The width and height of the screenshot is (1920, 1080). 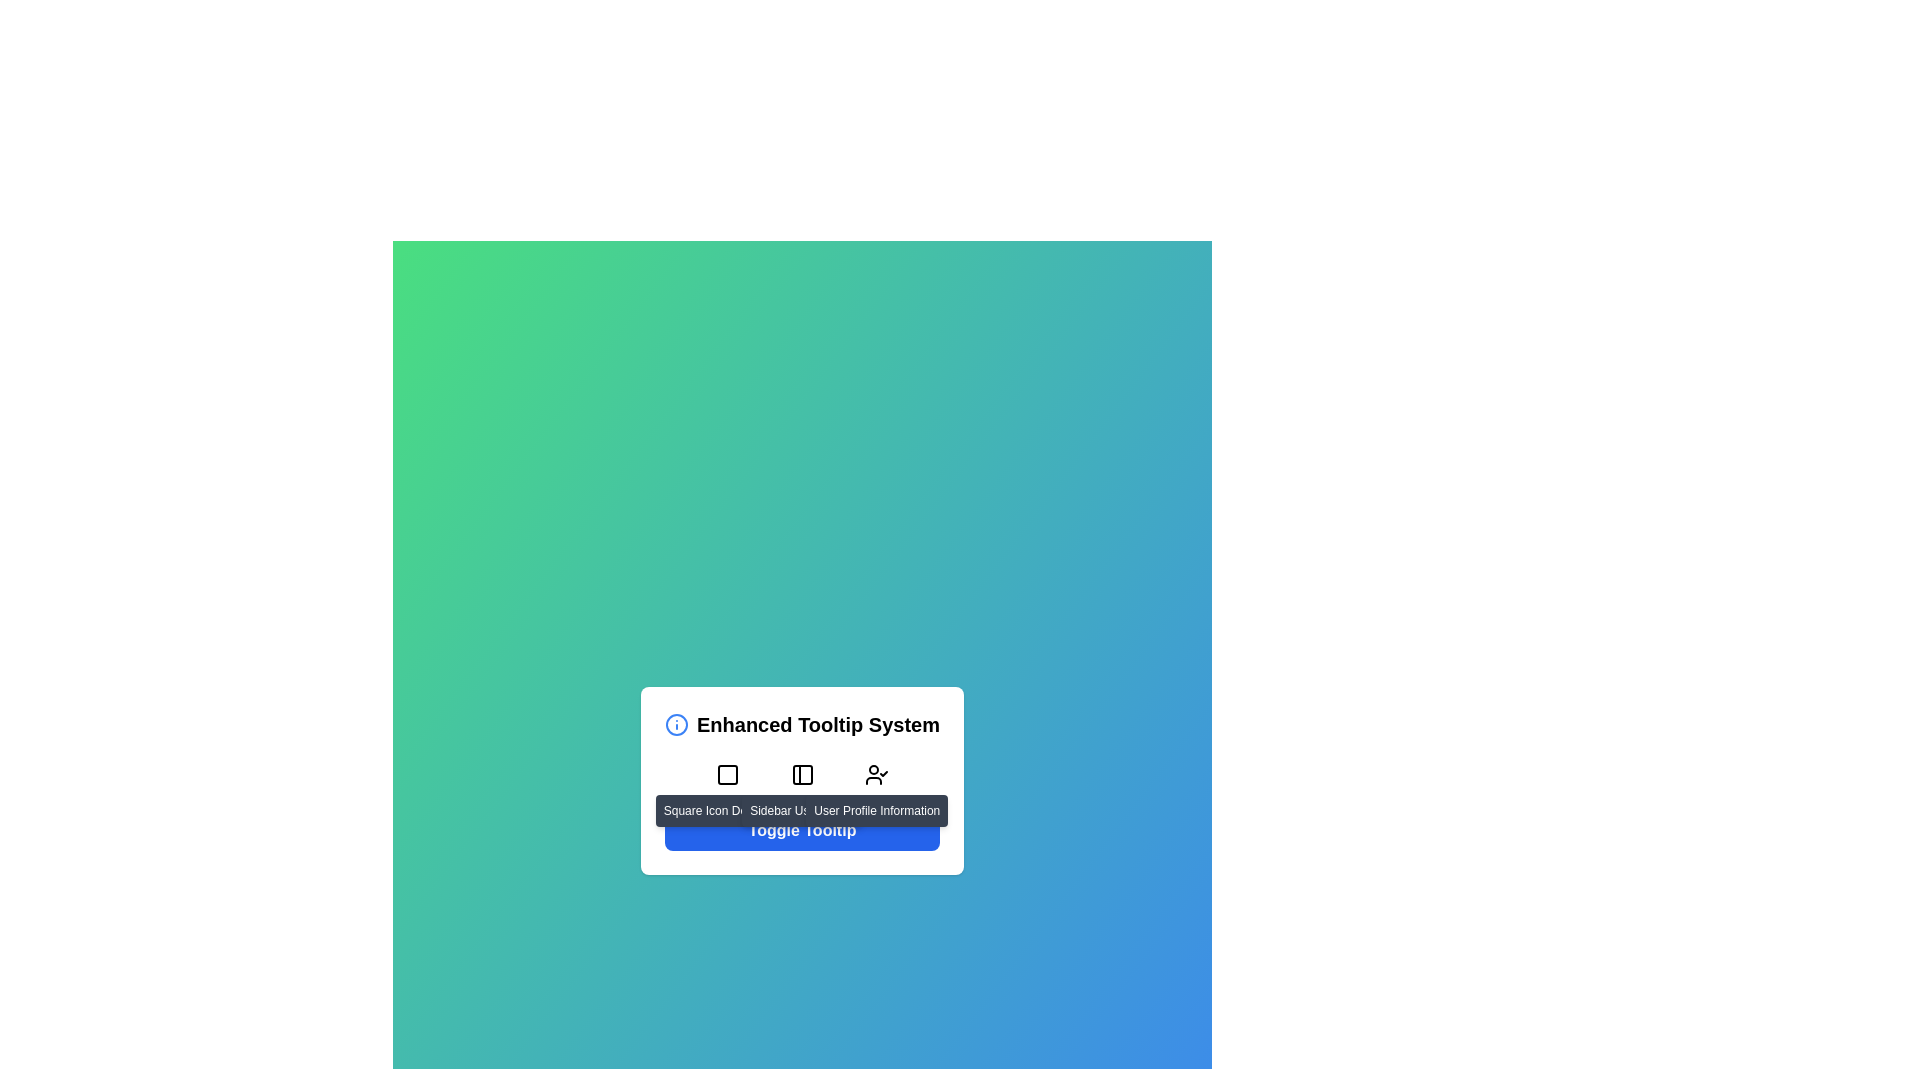 I want to click on the tooltip labeled 'Square Icon Description' which is a rectangular element with a dark gray background and white text, positioned below the square icon, so click(x=726, y=810).